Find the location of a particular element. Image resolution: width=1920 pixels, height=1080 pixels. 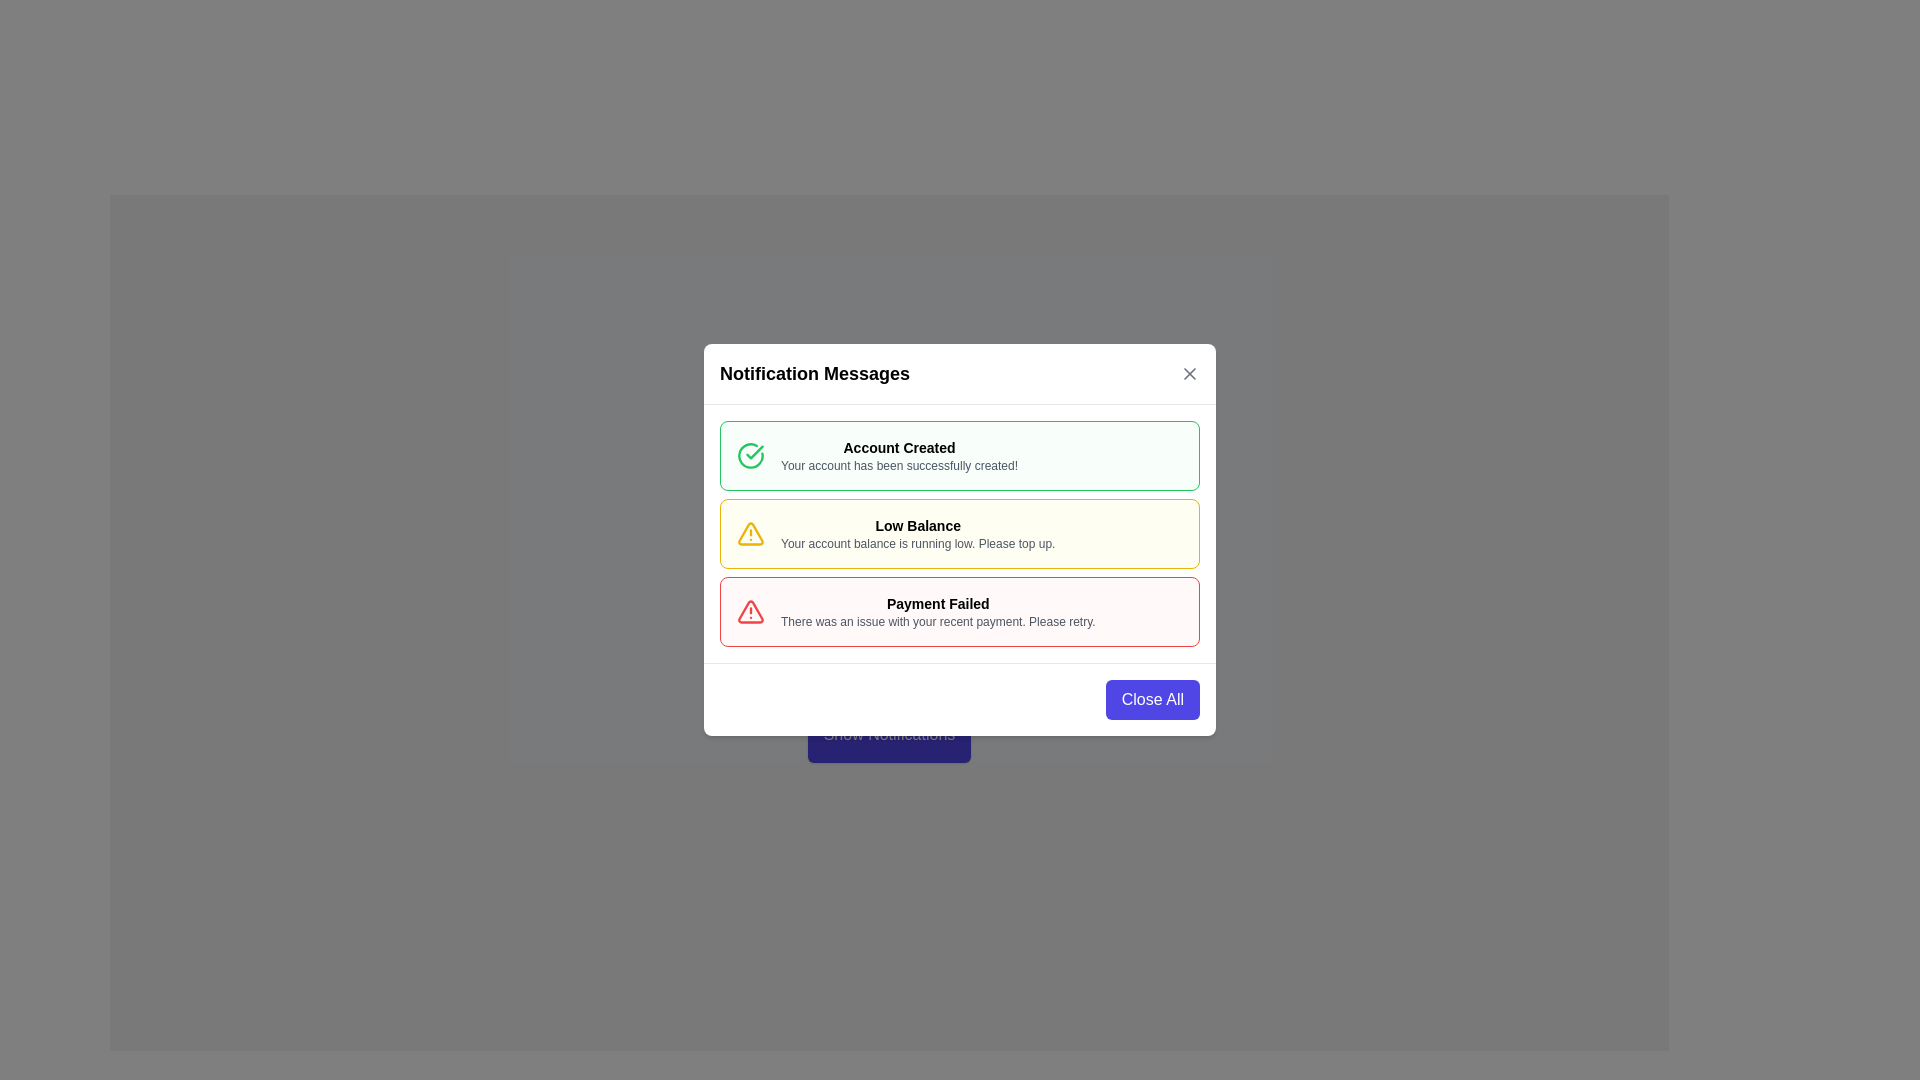

the close notifications button located in the lower-right corner of the modal is located at coordinates (1152, 698).